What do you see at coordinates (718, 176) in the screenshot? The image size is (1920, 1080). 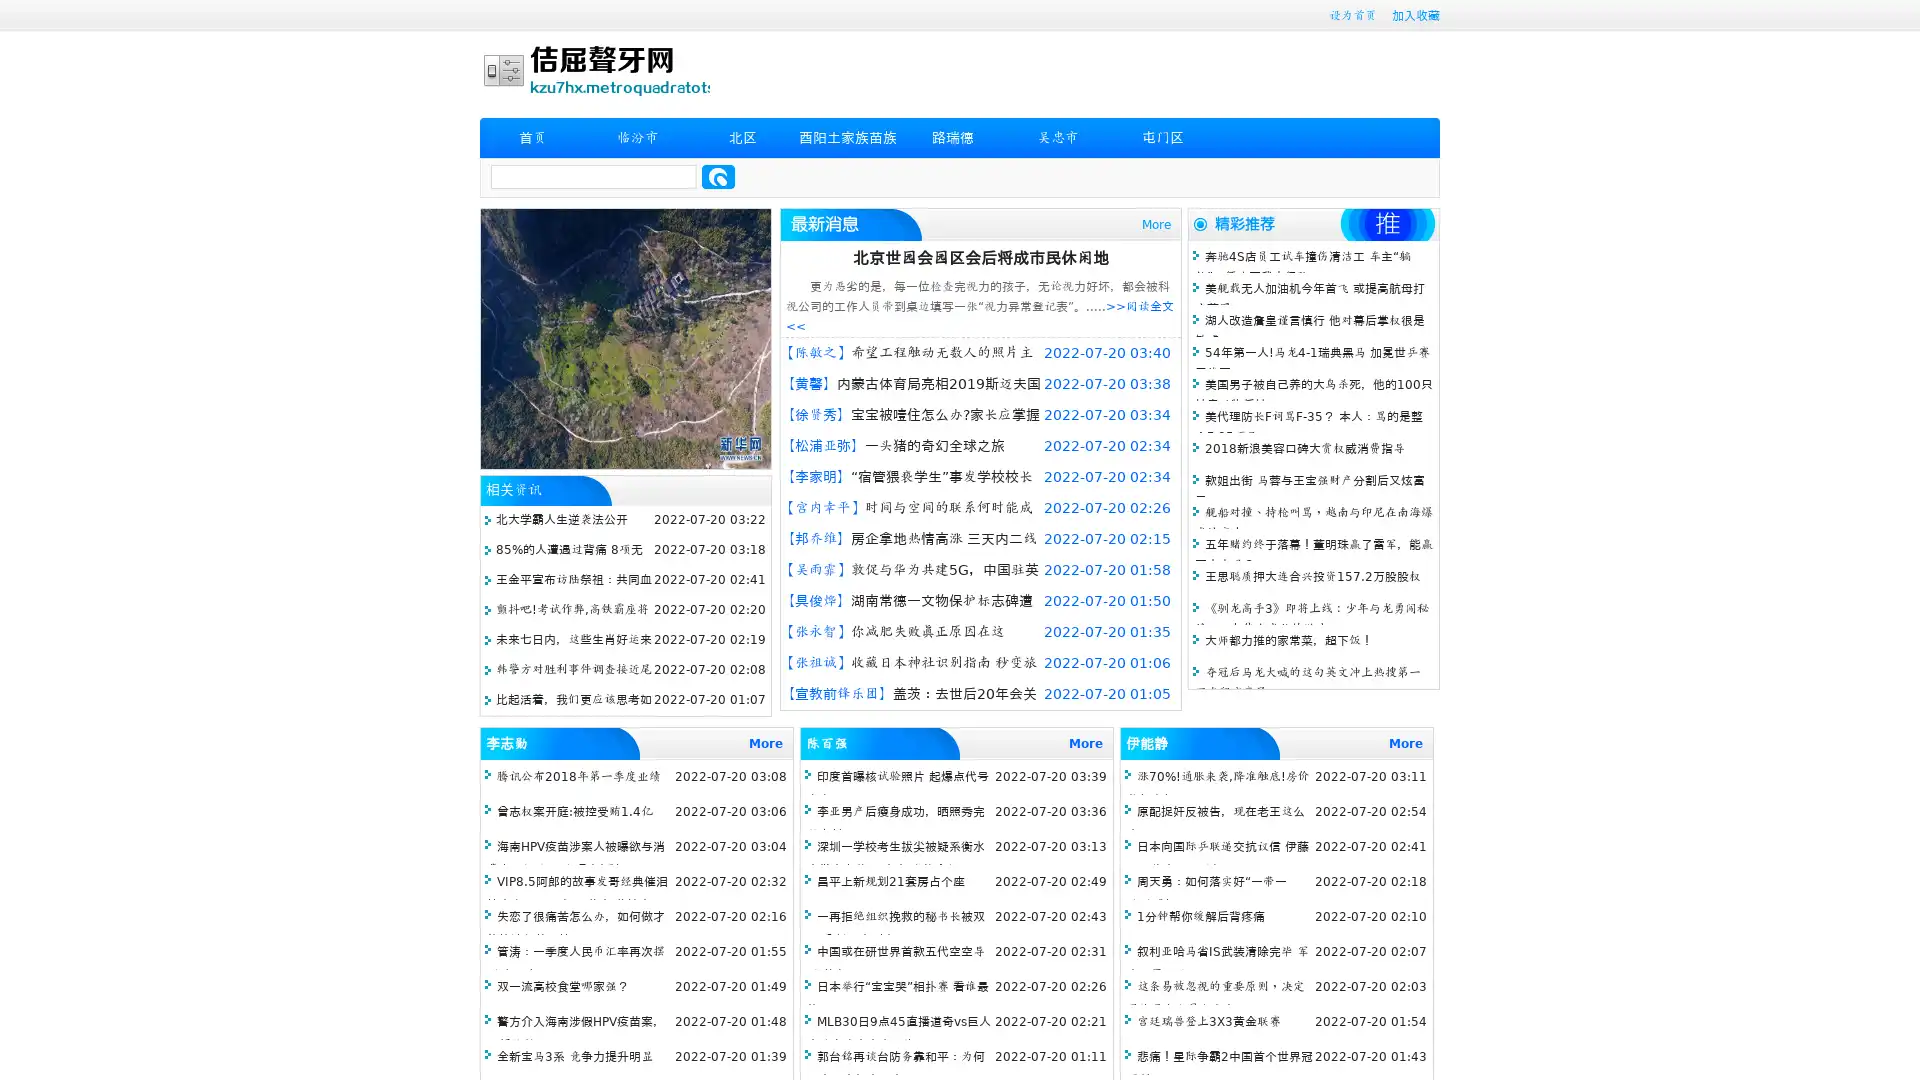 I see `Search` at bounding box center [718, 176].